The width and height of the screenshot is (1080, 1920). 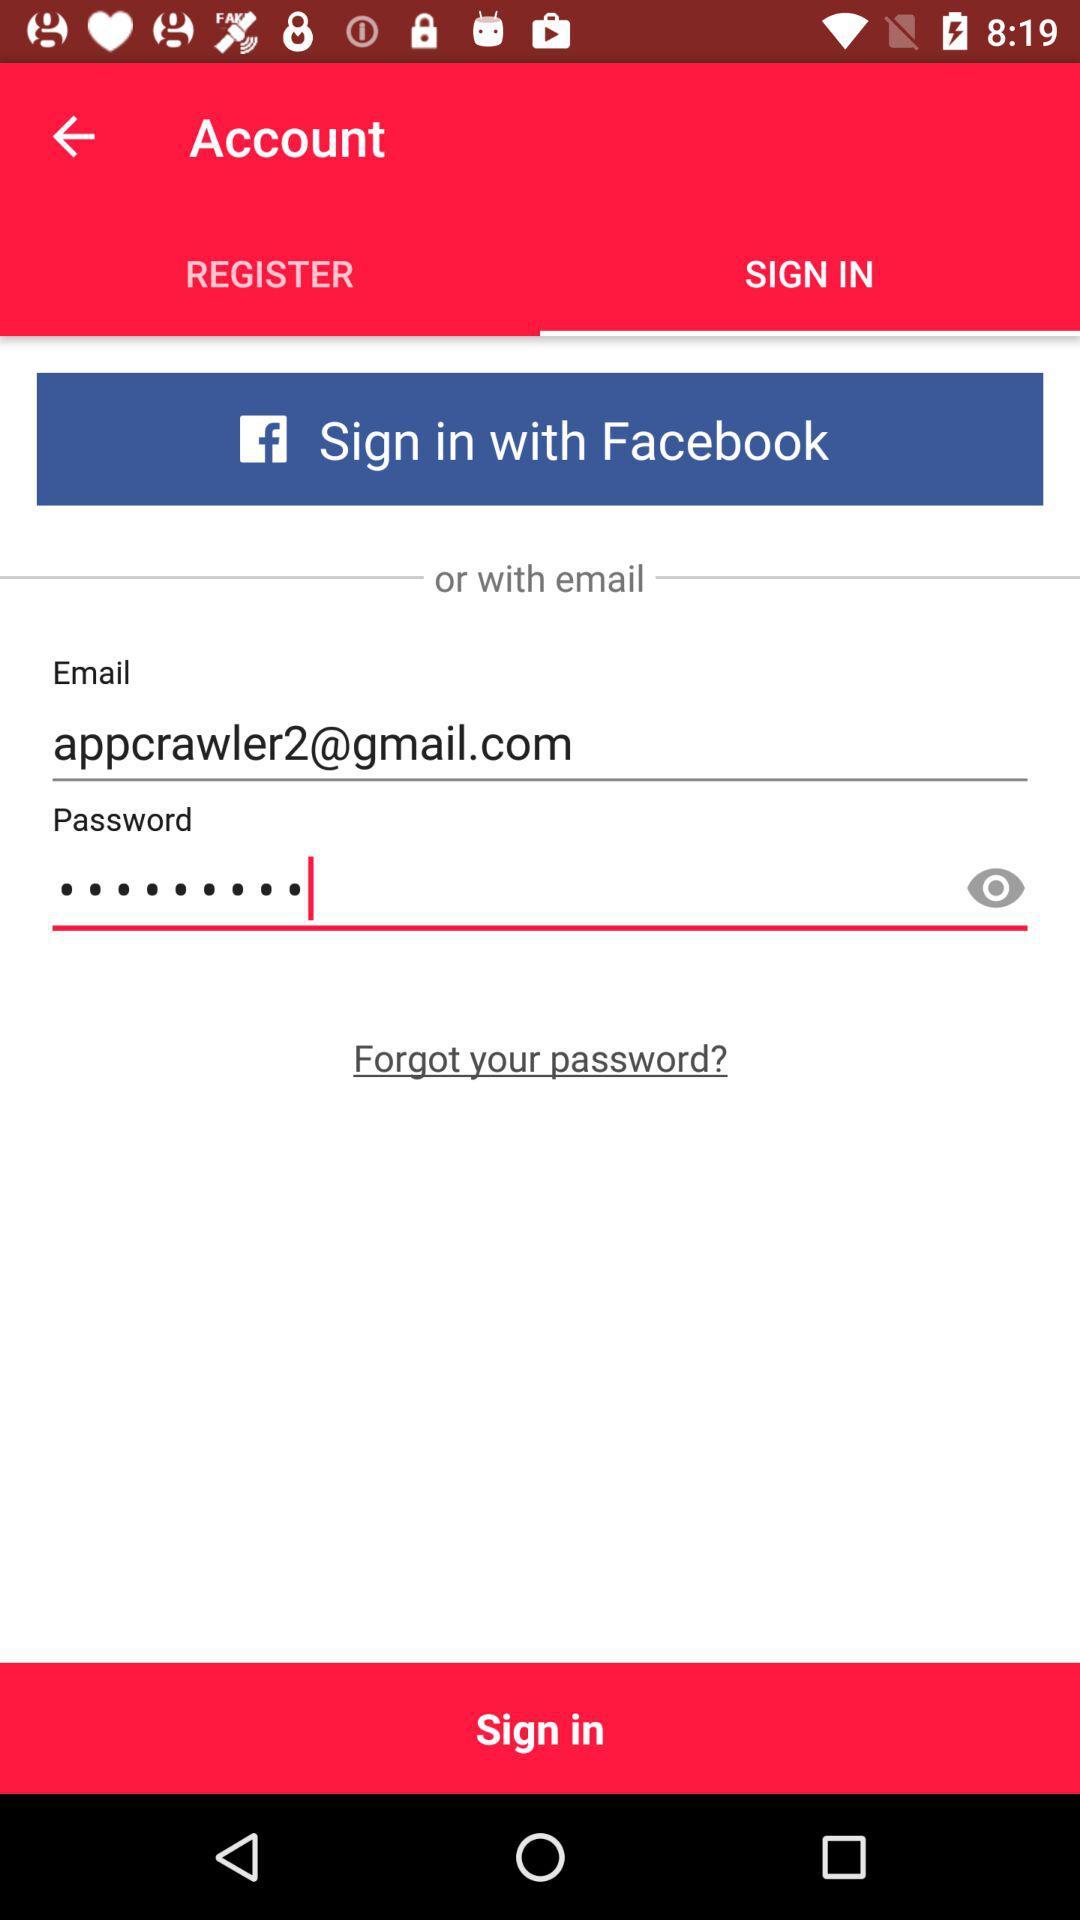 What do you see at coordinates (995, 888) in the screenshot?
I see `show the password` at bounding box center [995, 888].